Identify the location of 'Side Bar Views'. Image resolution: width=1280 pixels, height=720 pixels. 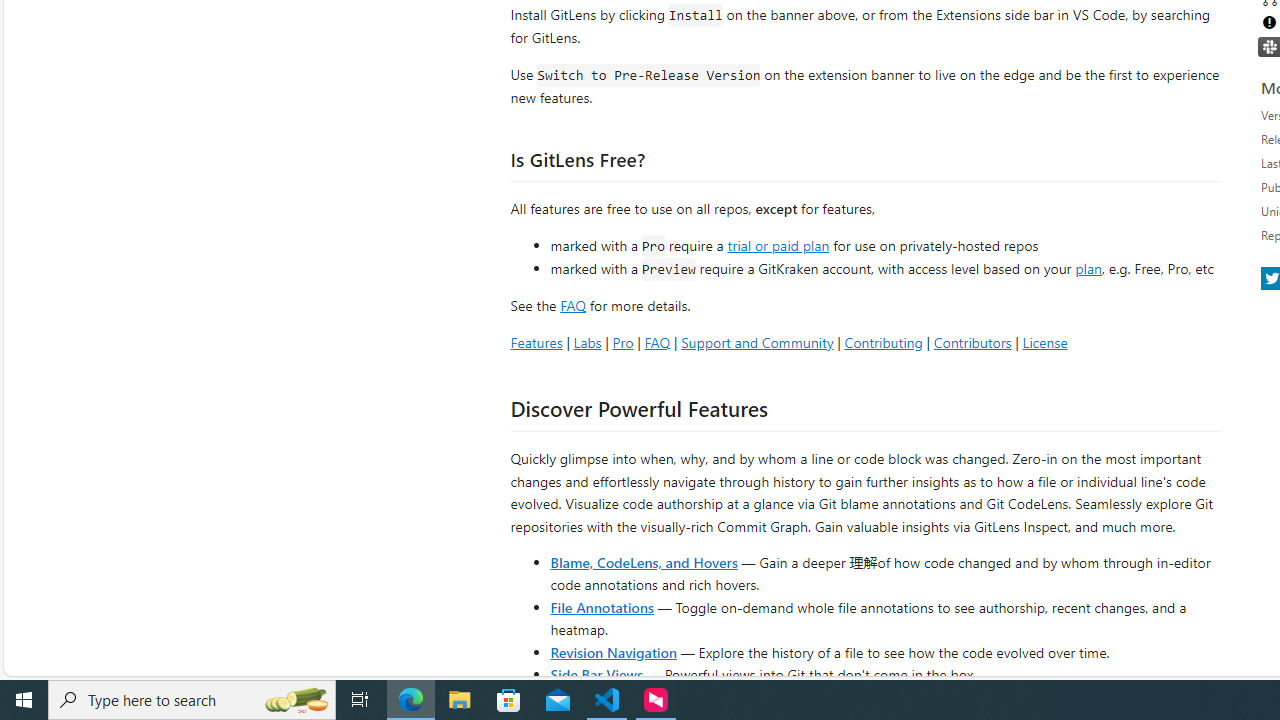
(595, 673).